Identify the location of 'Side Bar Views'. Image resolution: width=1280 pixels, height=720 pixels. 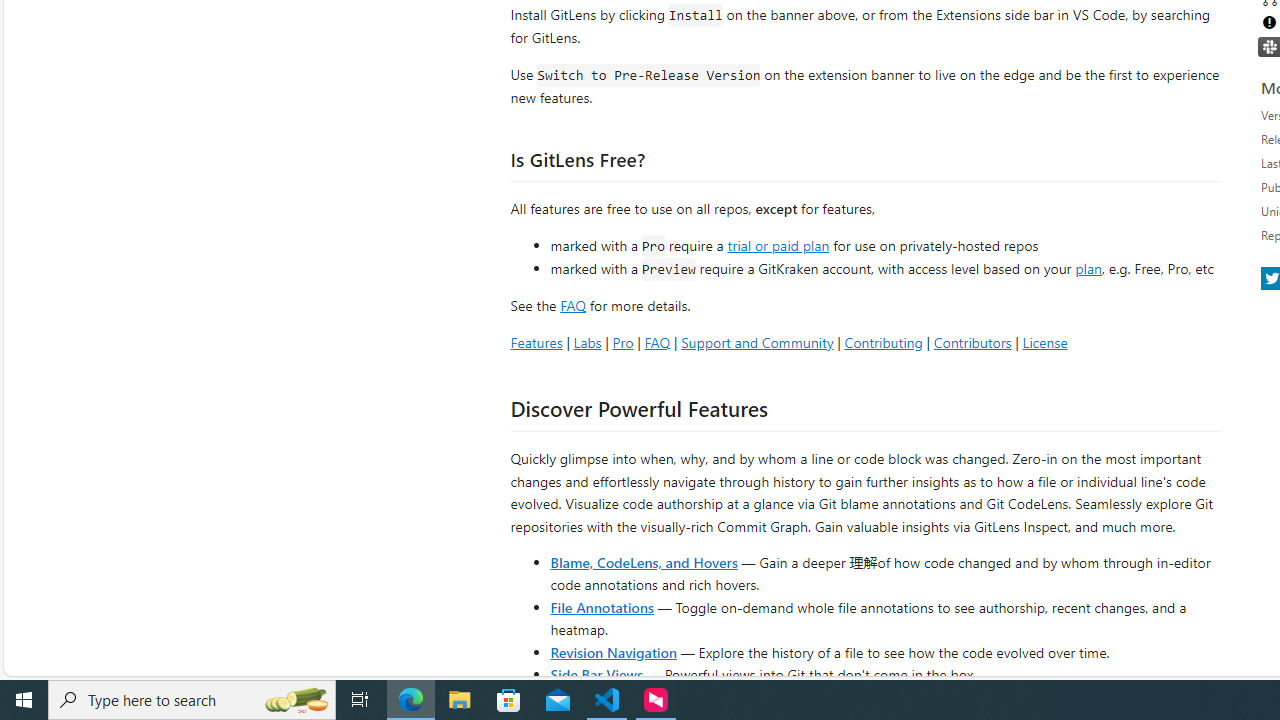
(595, 673).